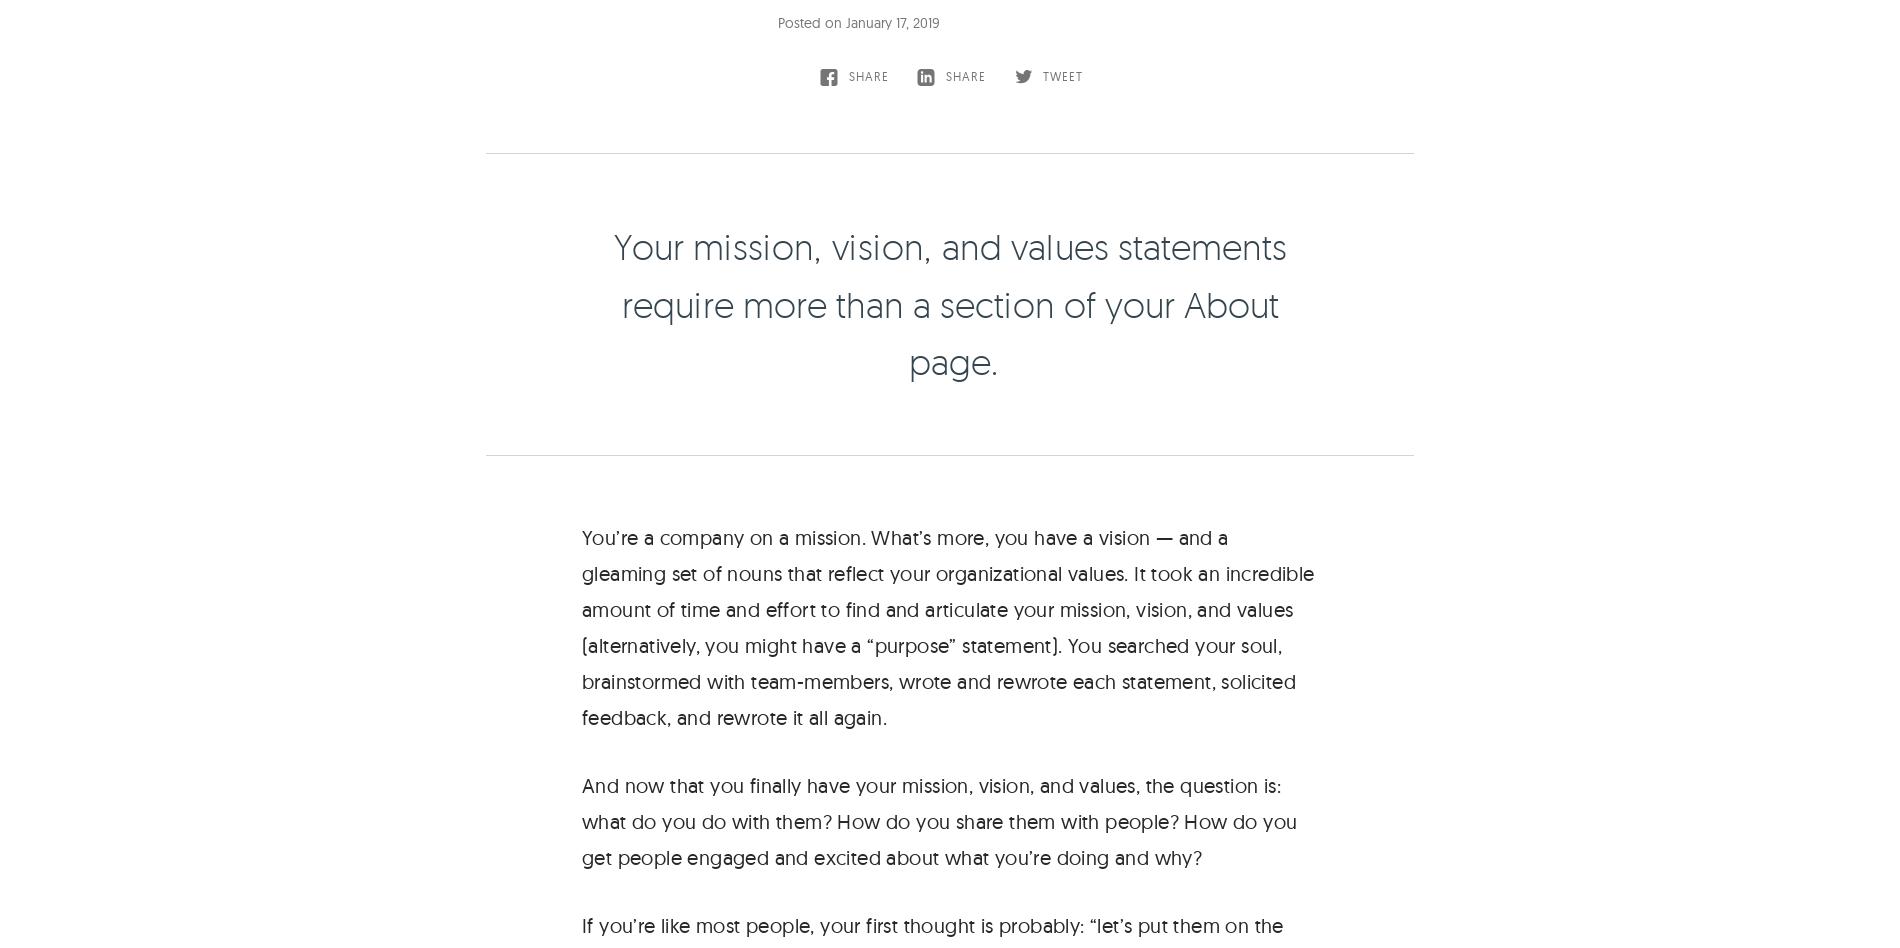  What do you see at coordinates (1039, 468) in the screenshot?
I see `'Read the current issue.'` at bounding box center [1039, 468].